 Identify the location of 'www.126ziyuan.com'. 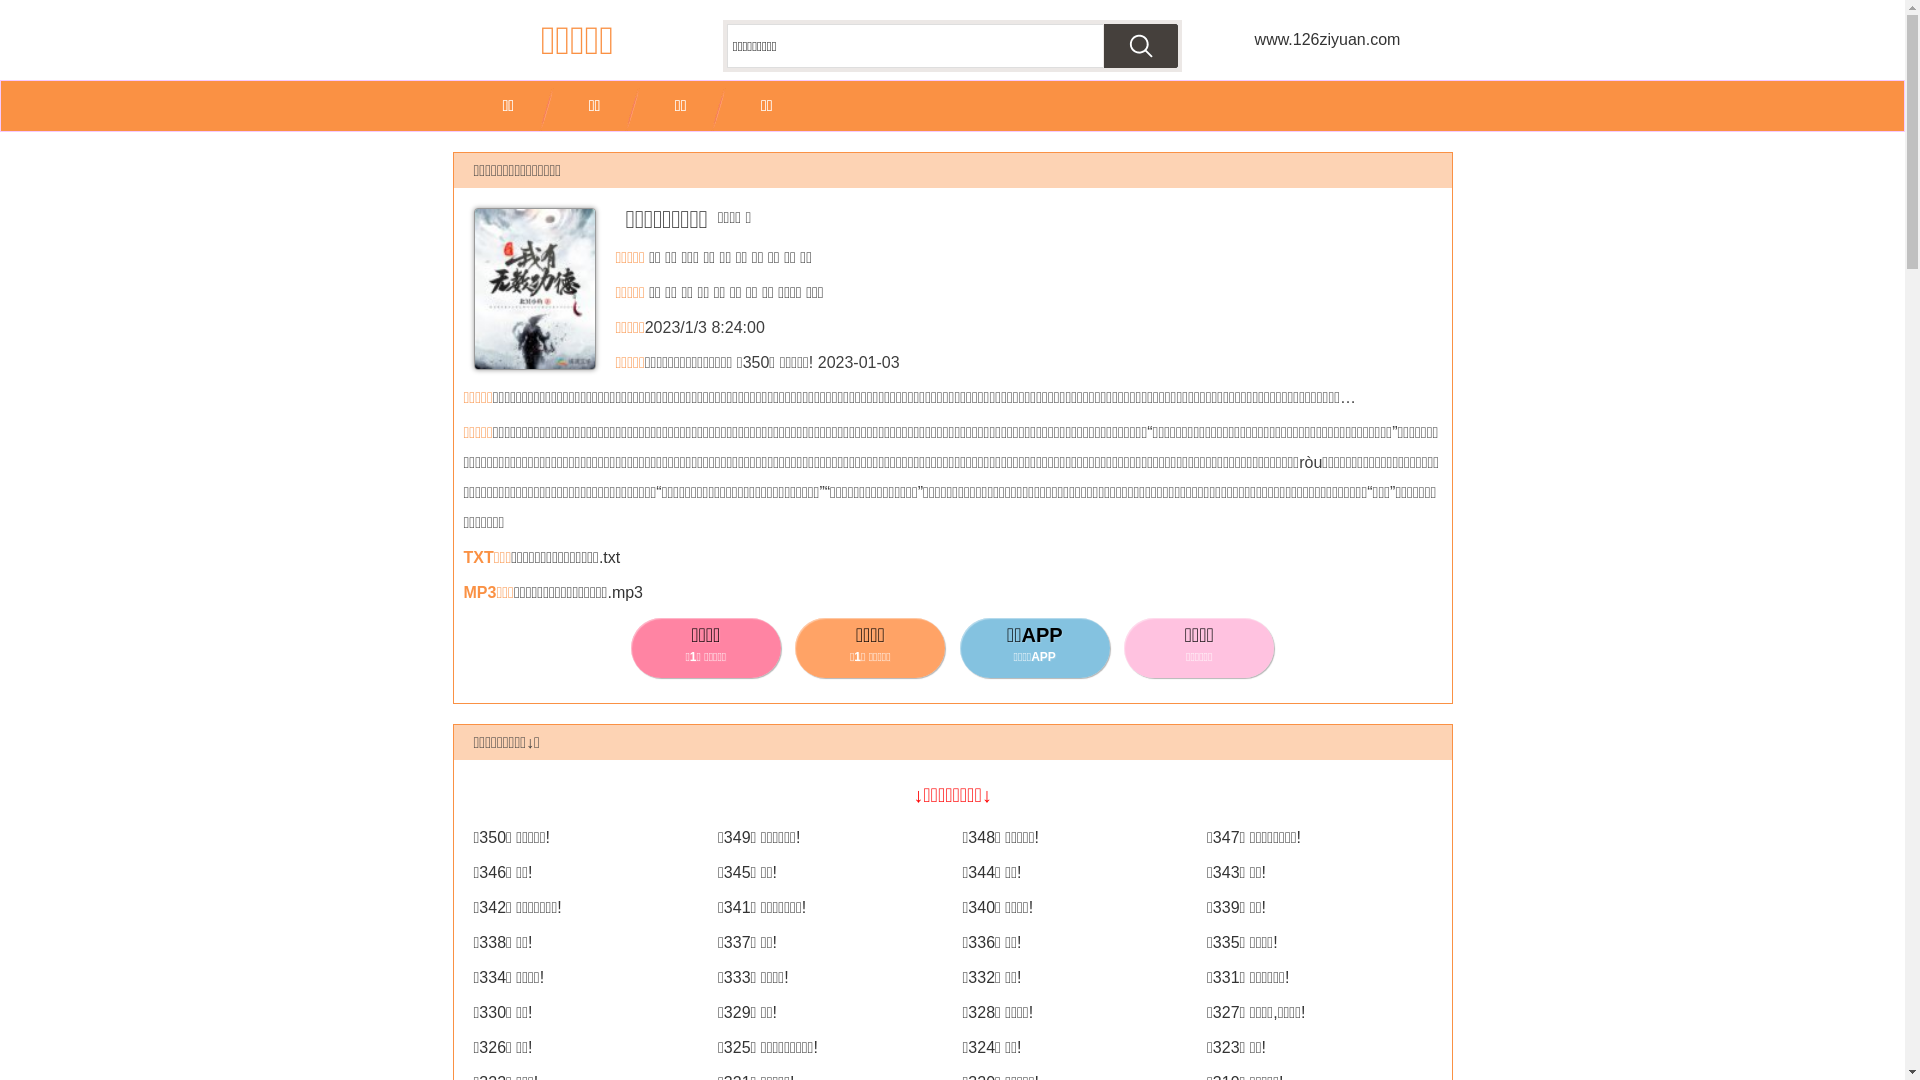
(1326, 39).